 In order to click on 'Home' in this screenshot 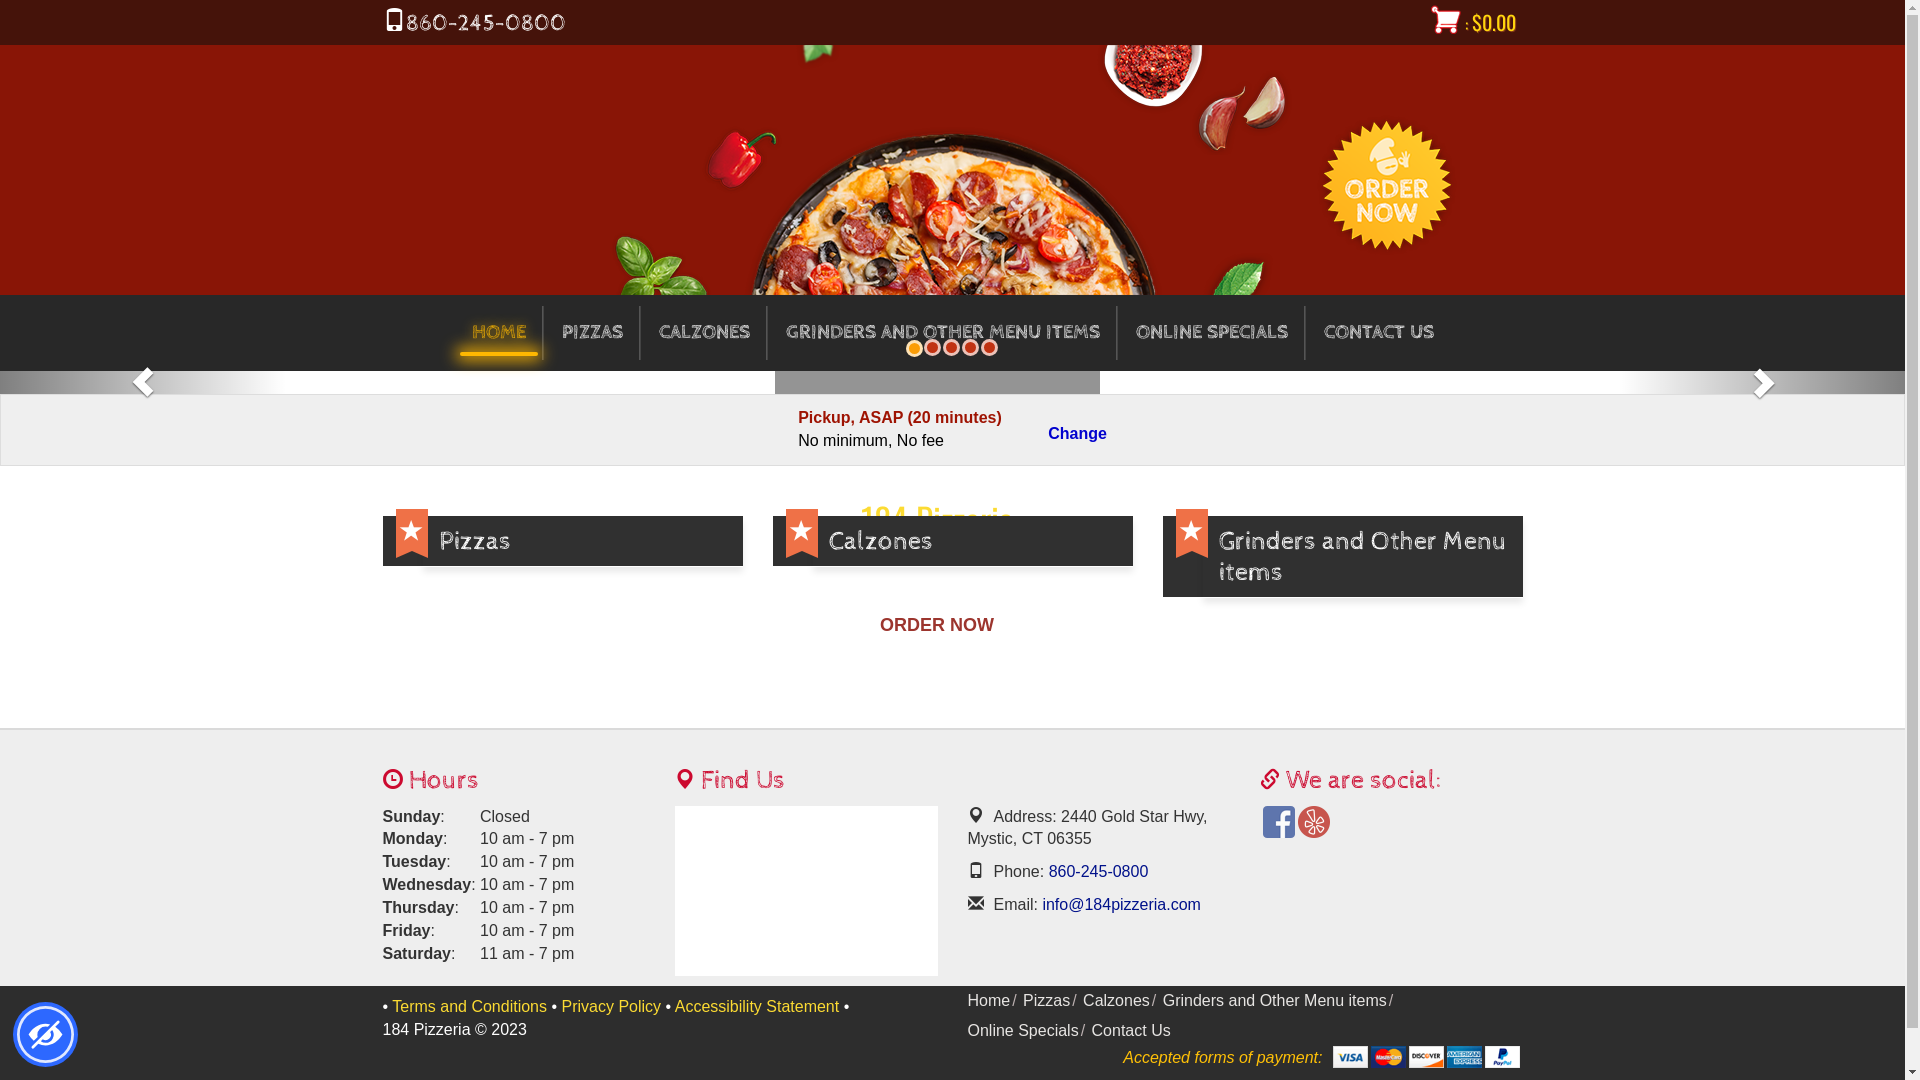, I will do `click(968, 1000)`.